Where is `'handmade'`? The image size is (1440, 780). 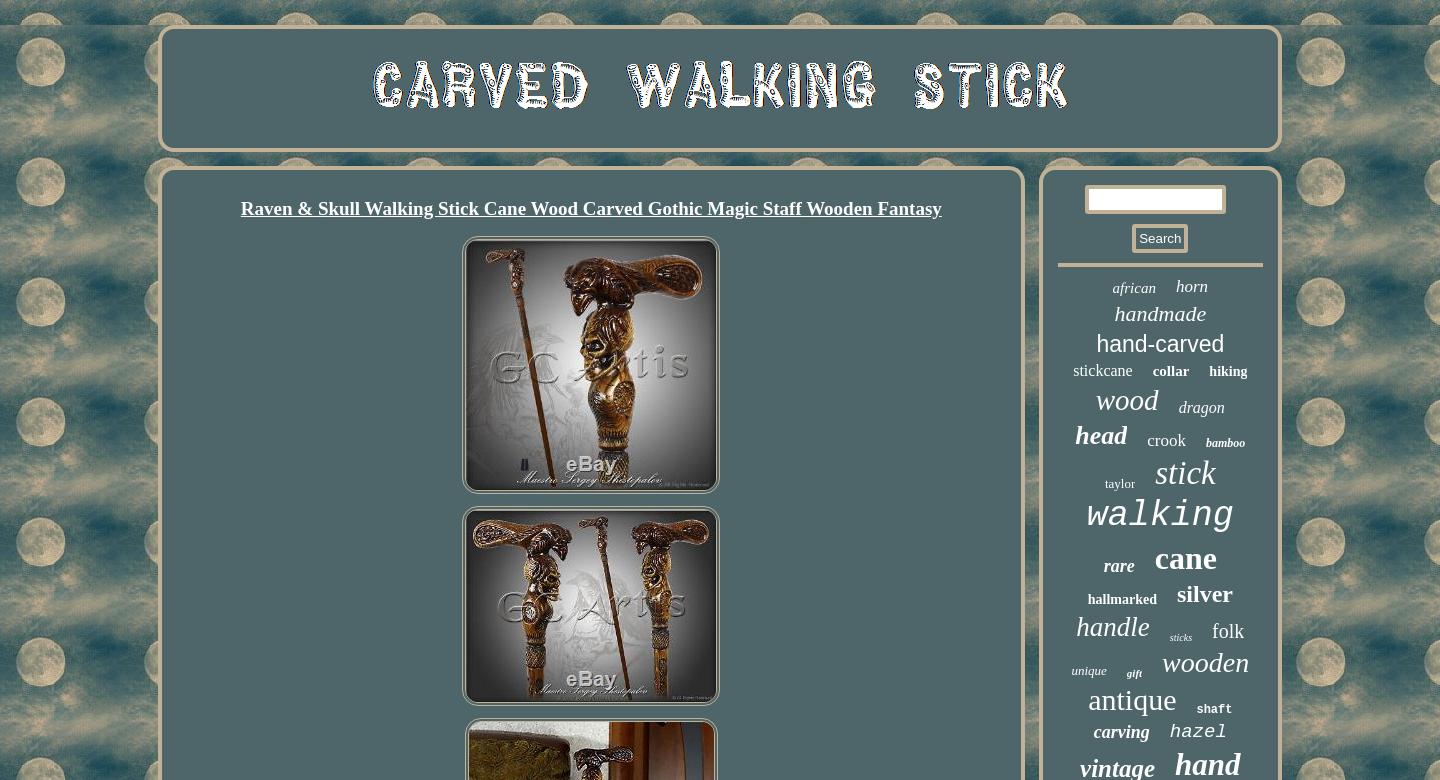 'handmade' is located at coordinates (1160, 312).